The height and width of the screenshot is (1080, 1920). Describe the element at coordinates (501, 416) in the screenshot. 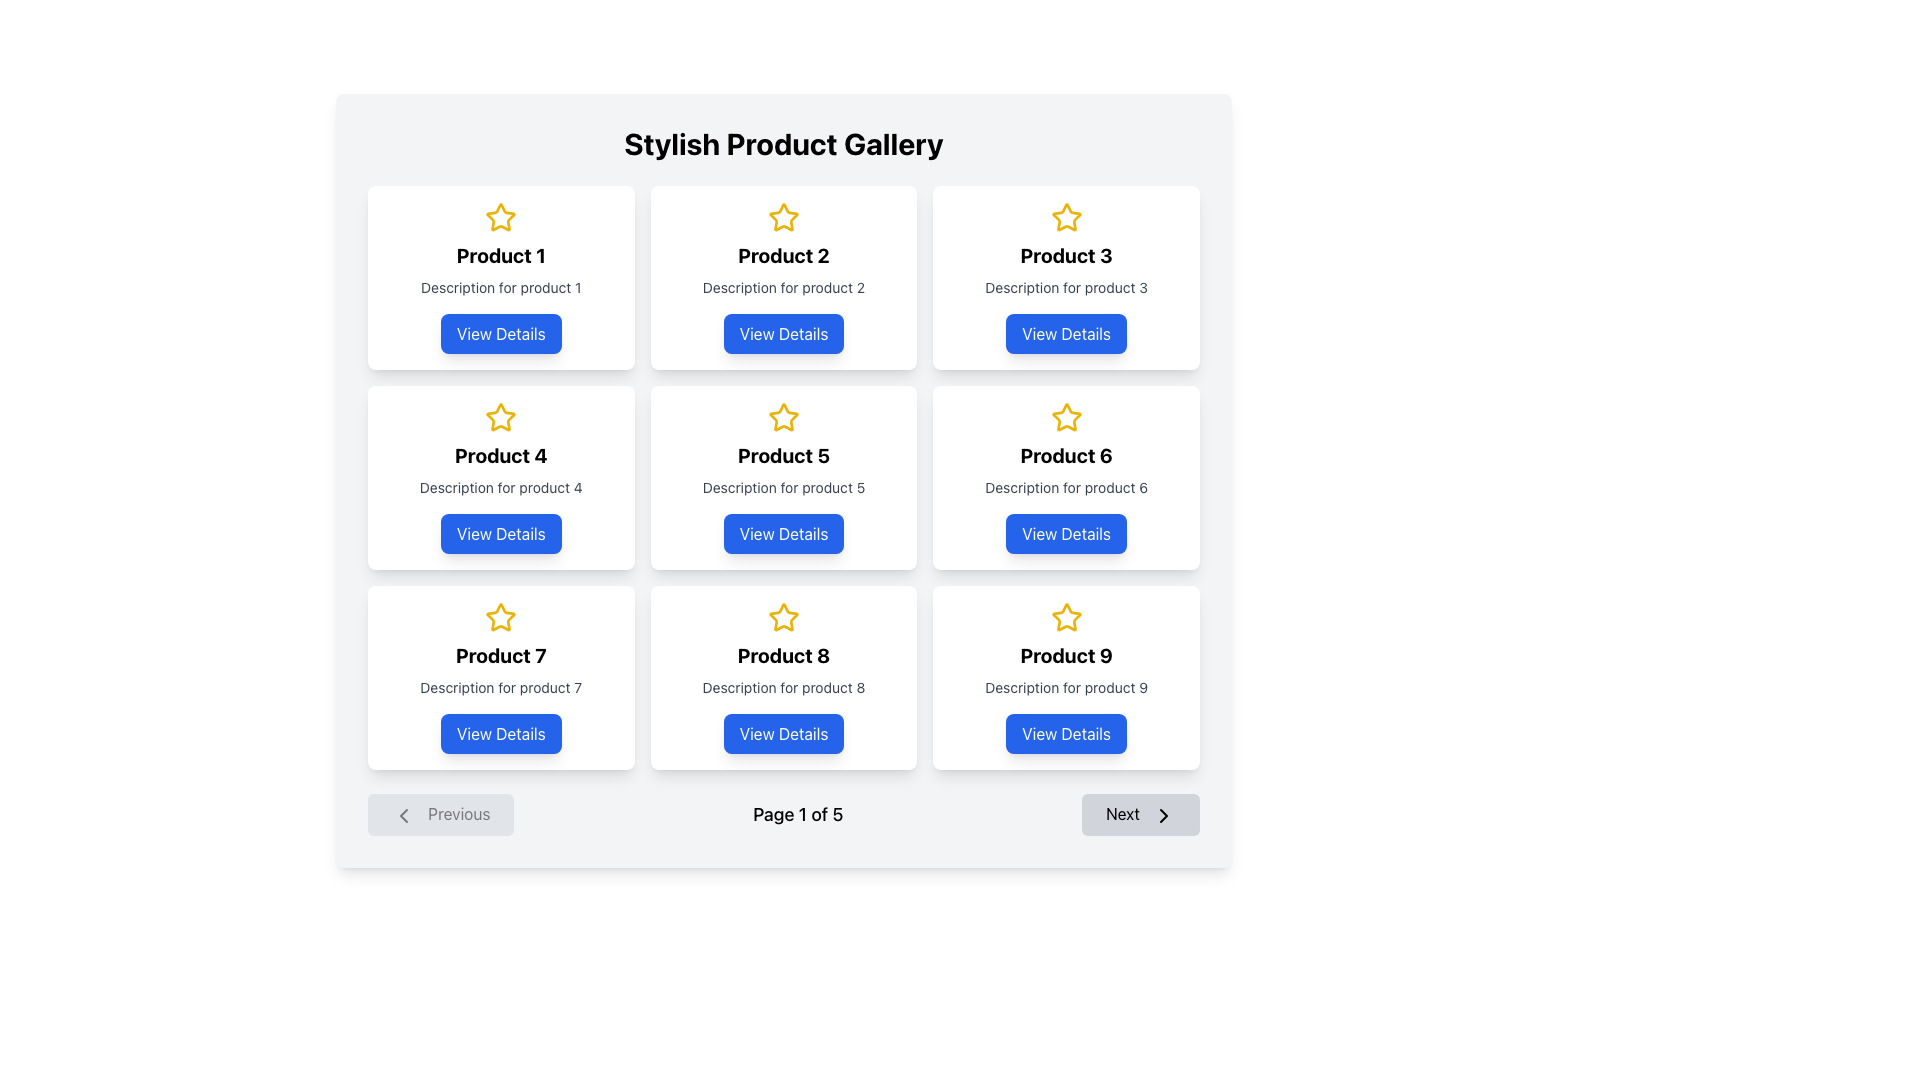

I see `the star icon with a yellow outline located above the title 'Product 4'` at that location.